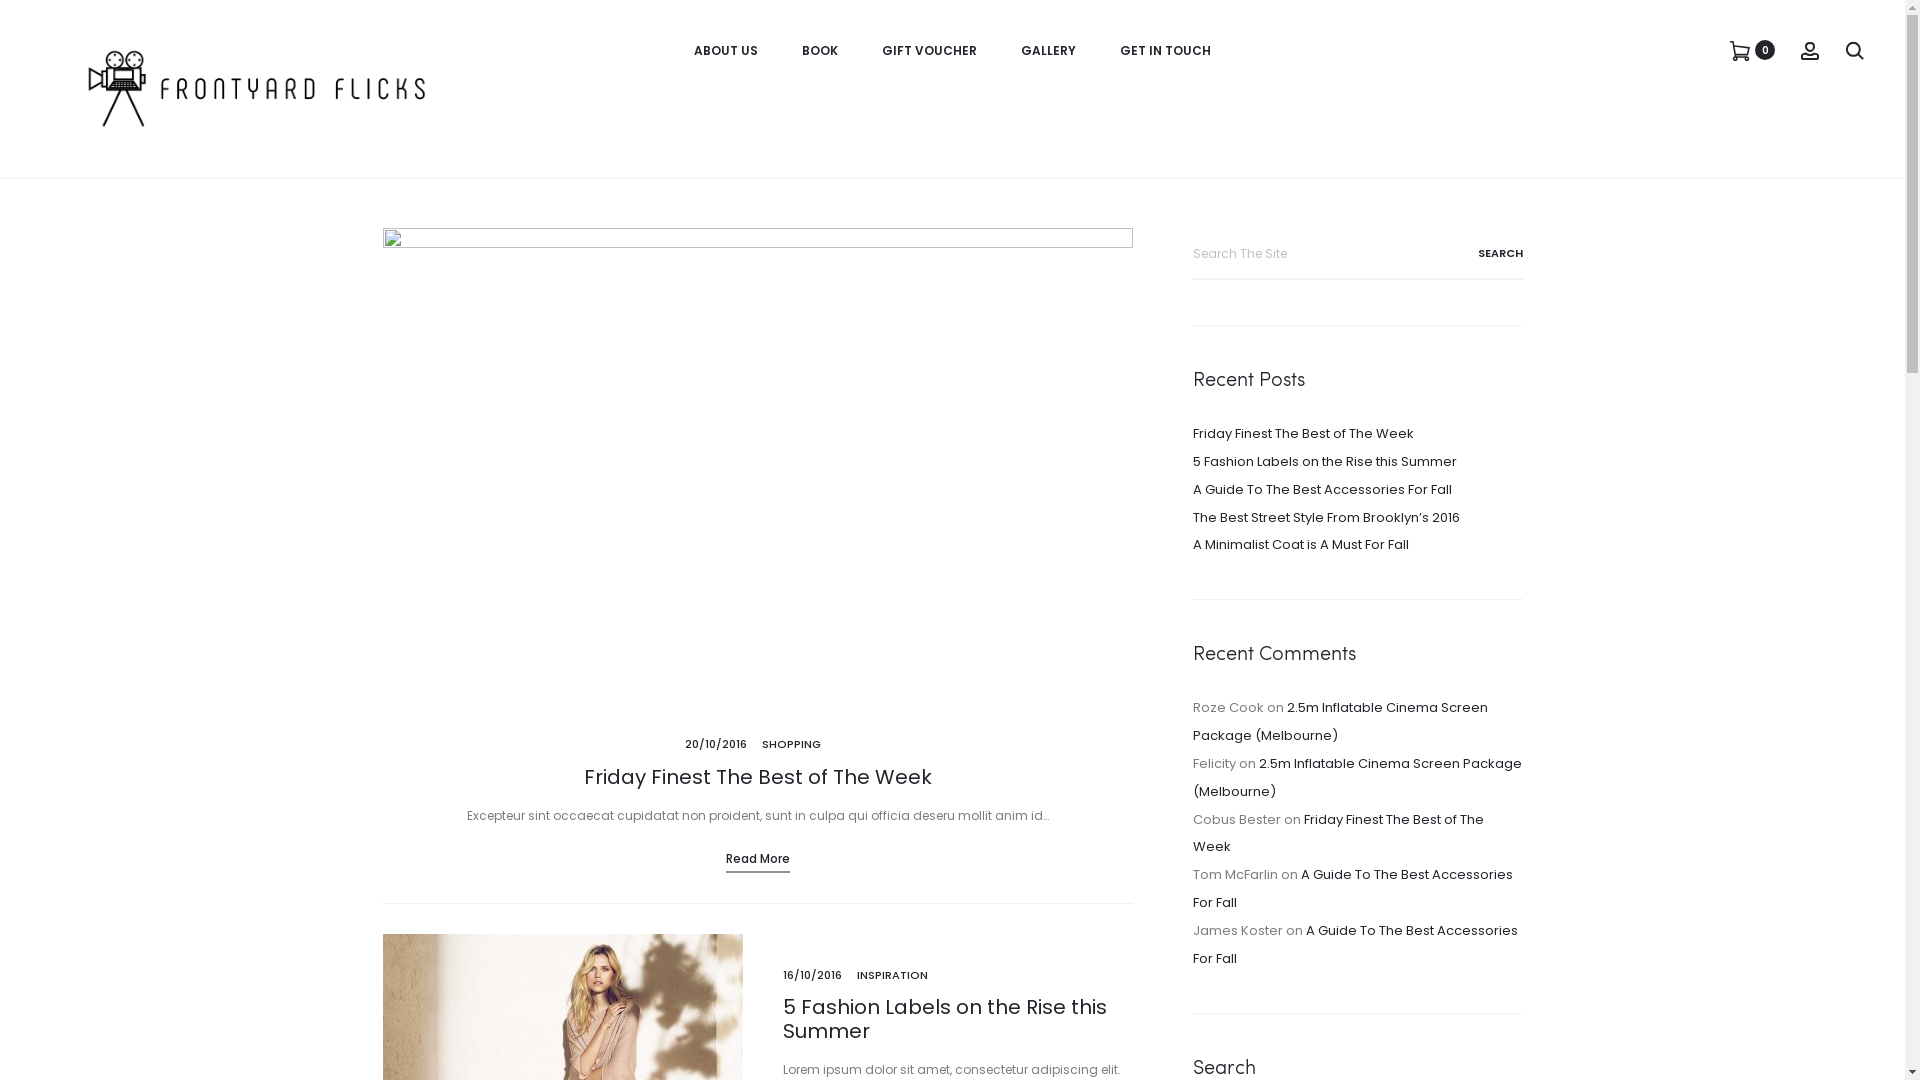 The image size is (1920, 1080). What do you see at coordinates (1300, 544) in the screenshot?
I see `'A Minimalist Coat is A Must For Fall'` at bounding box center [1300, 544].